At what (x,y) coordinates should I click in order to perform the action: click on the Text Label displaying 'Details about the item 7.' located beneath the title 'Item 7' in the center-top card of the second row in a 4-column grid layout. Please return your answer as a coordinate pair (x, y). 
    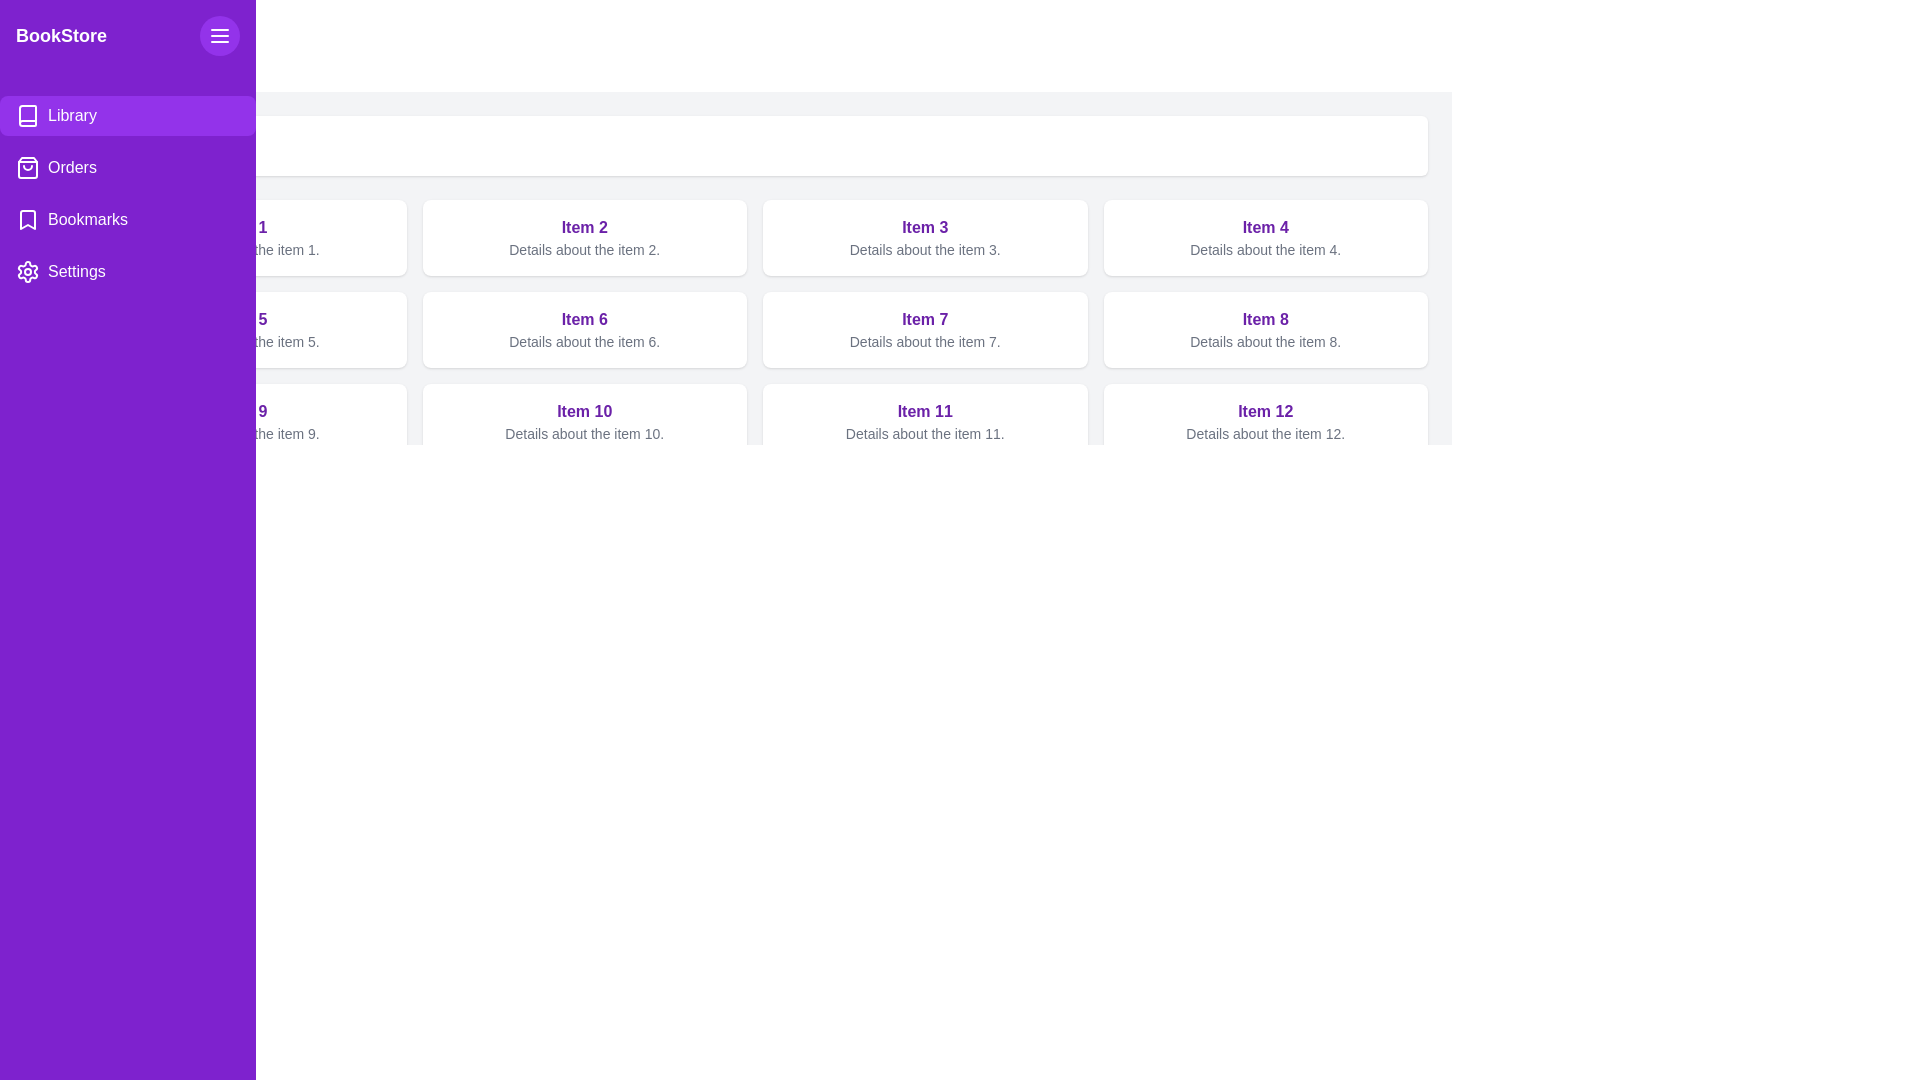
    Looking at the image, I should click on (924, 341).